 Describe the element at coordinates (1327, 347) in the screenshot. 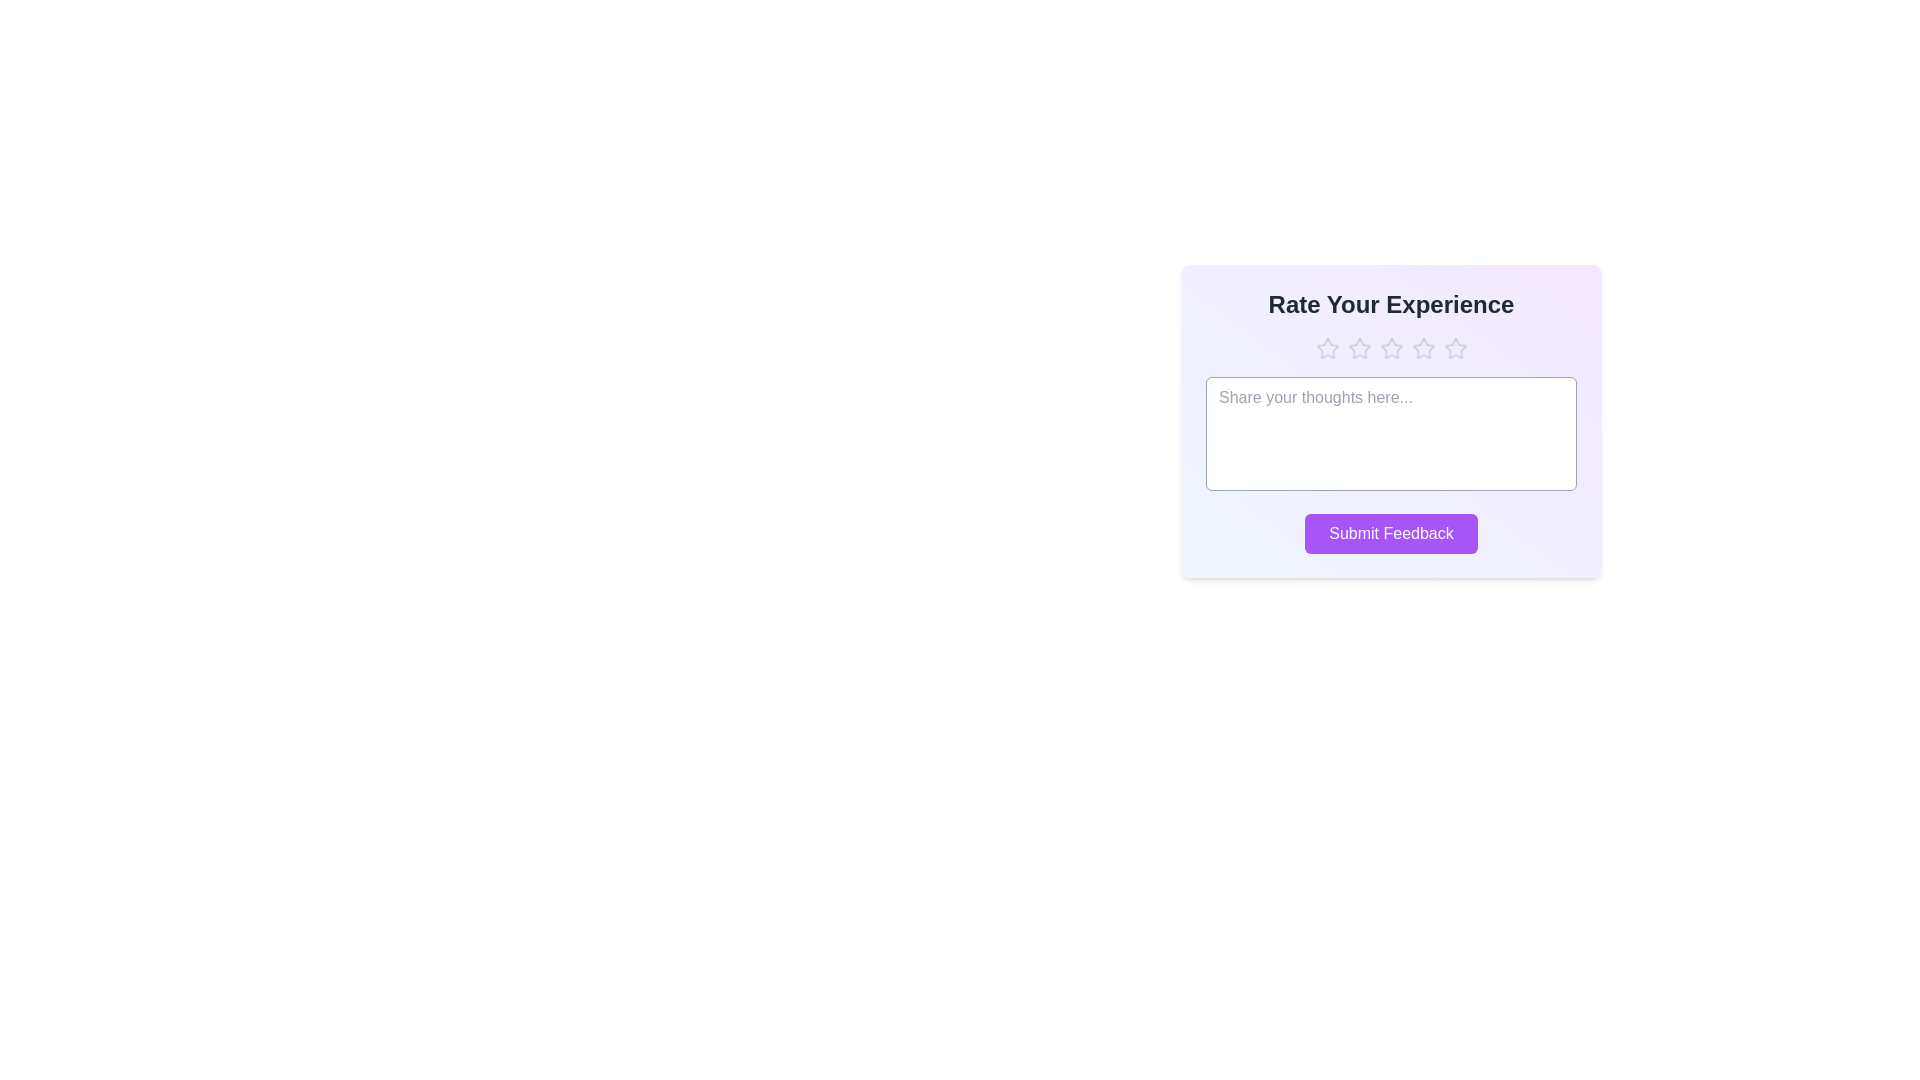

I see `the star corresponding to the desired rating 1` at that location.